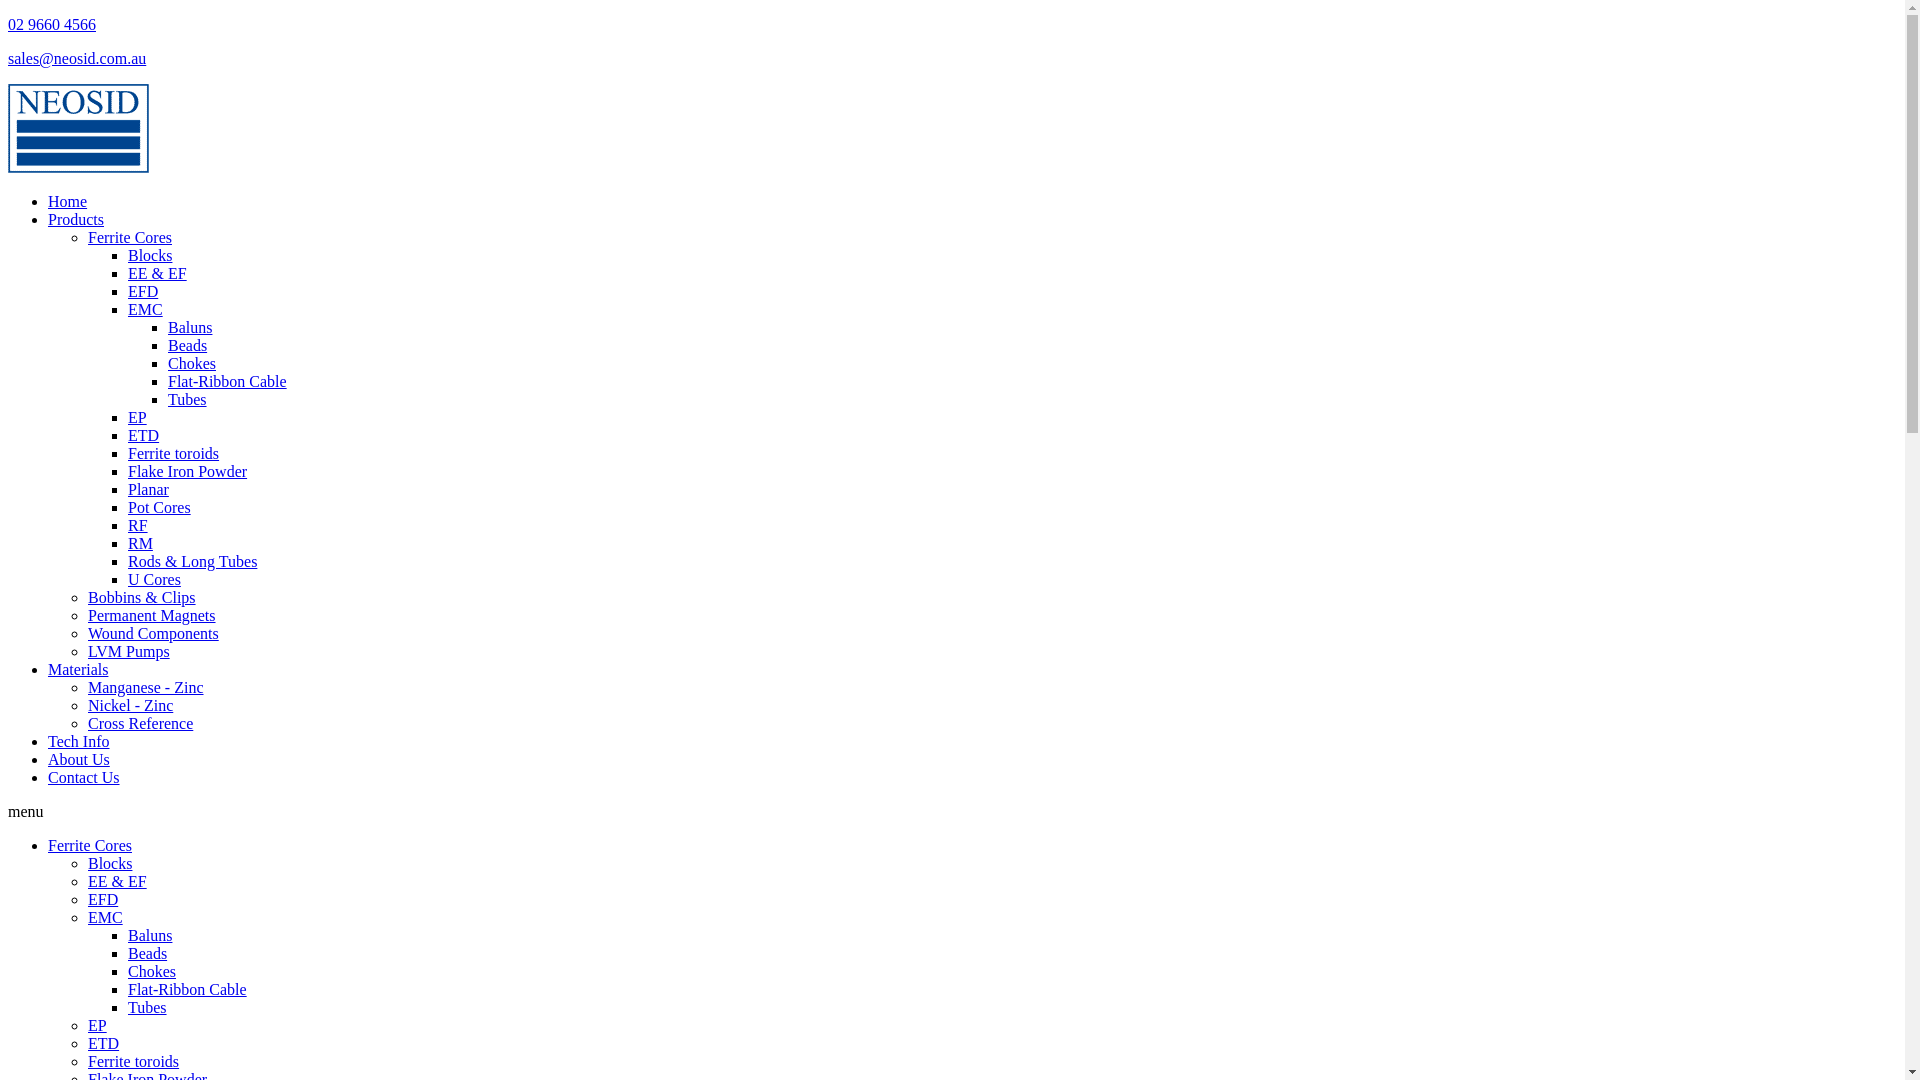 The image size is (1920, 1080). Describe the element at coordinates (151, 614) in the screenshot. I see `'Permanent Magnets'` at that location.